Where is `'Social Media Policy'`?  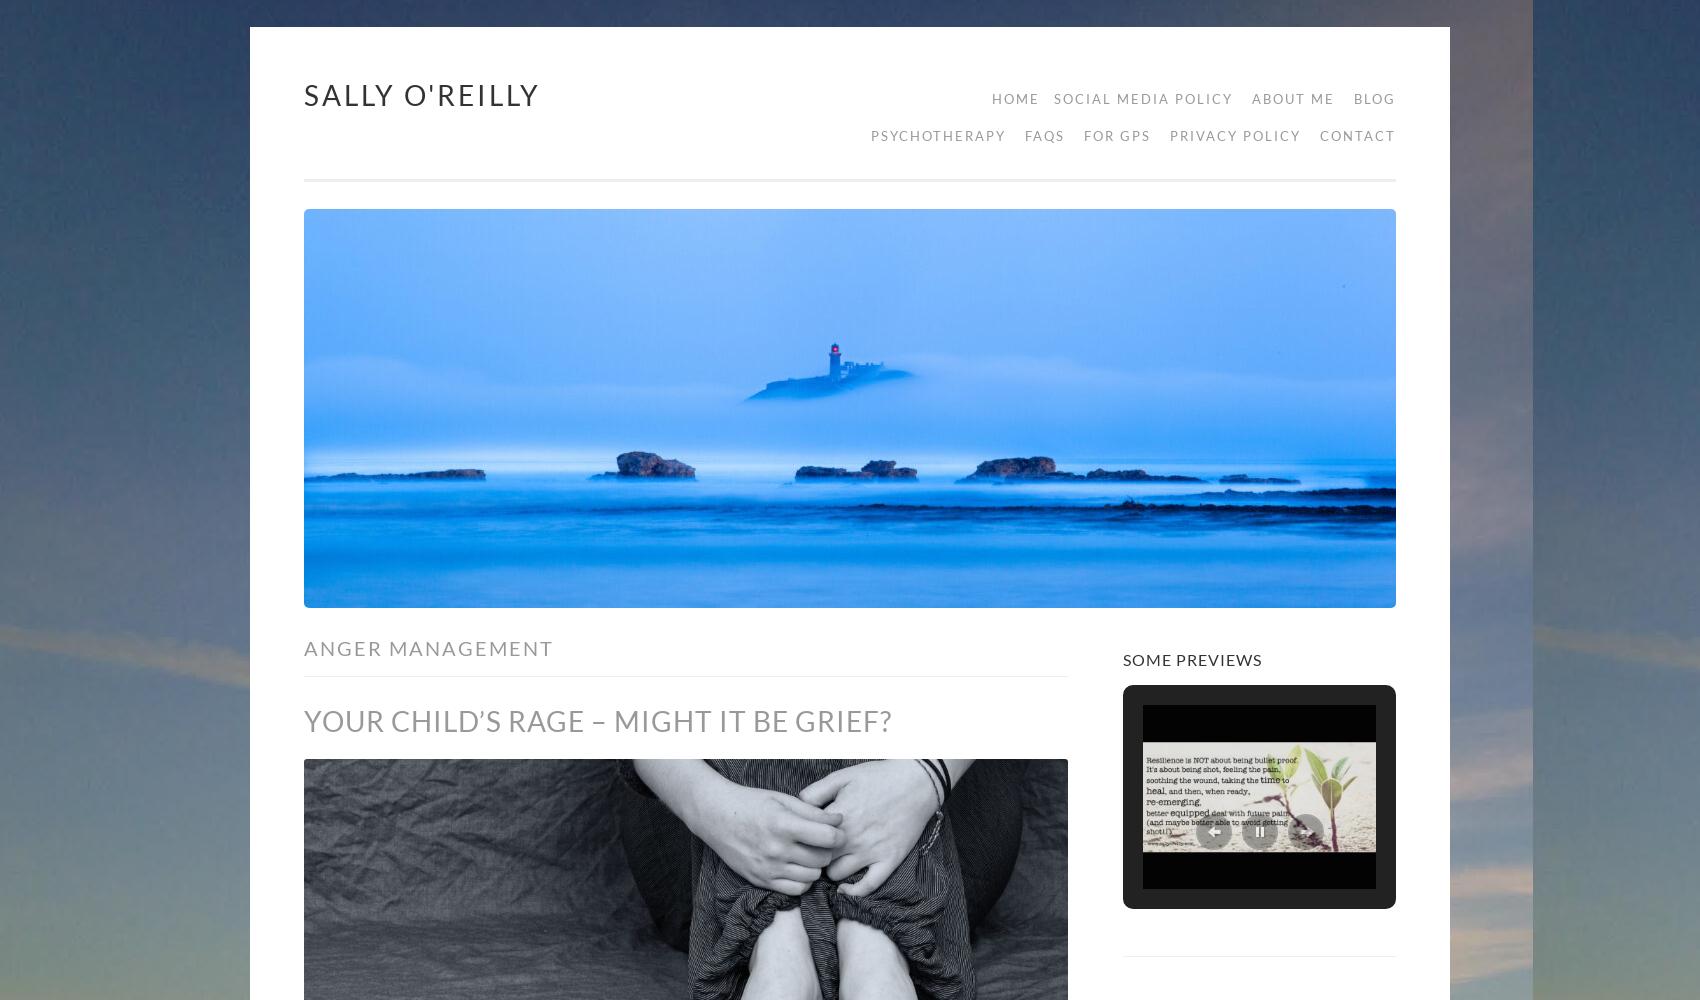 'Social Media Policy' is located at coordinates (1143, 98).